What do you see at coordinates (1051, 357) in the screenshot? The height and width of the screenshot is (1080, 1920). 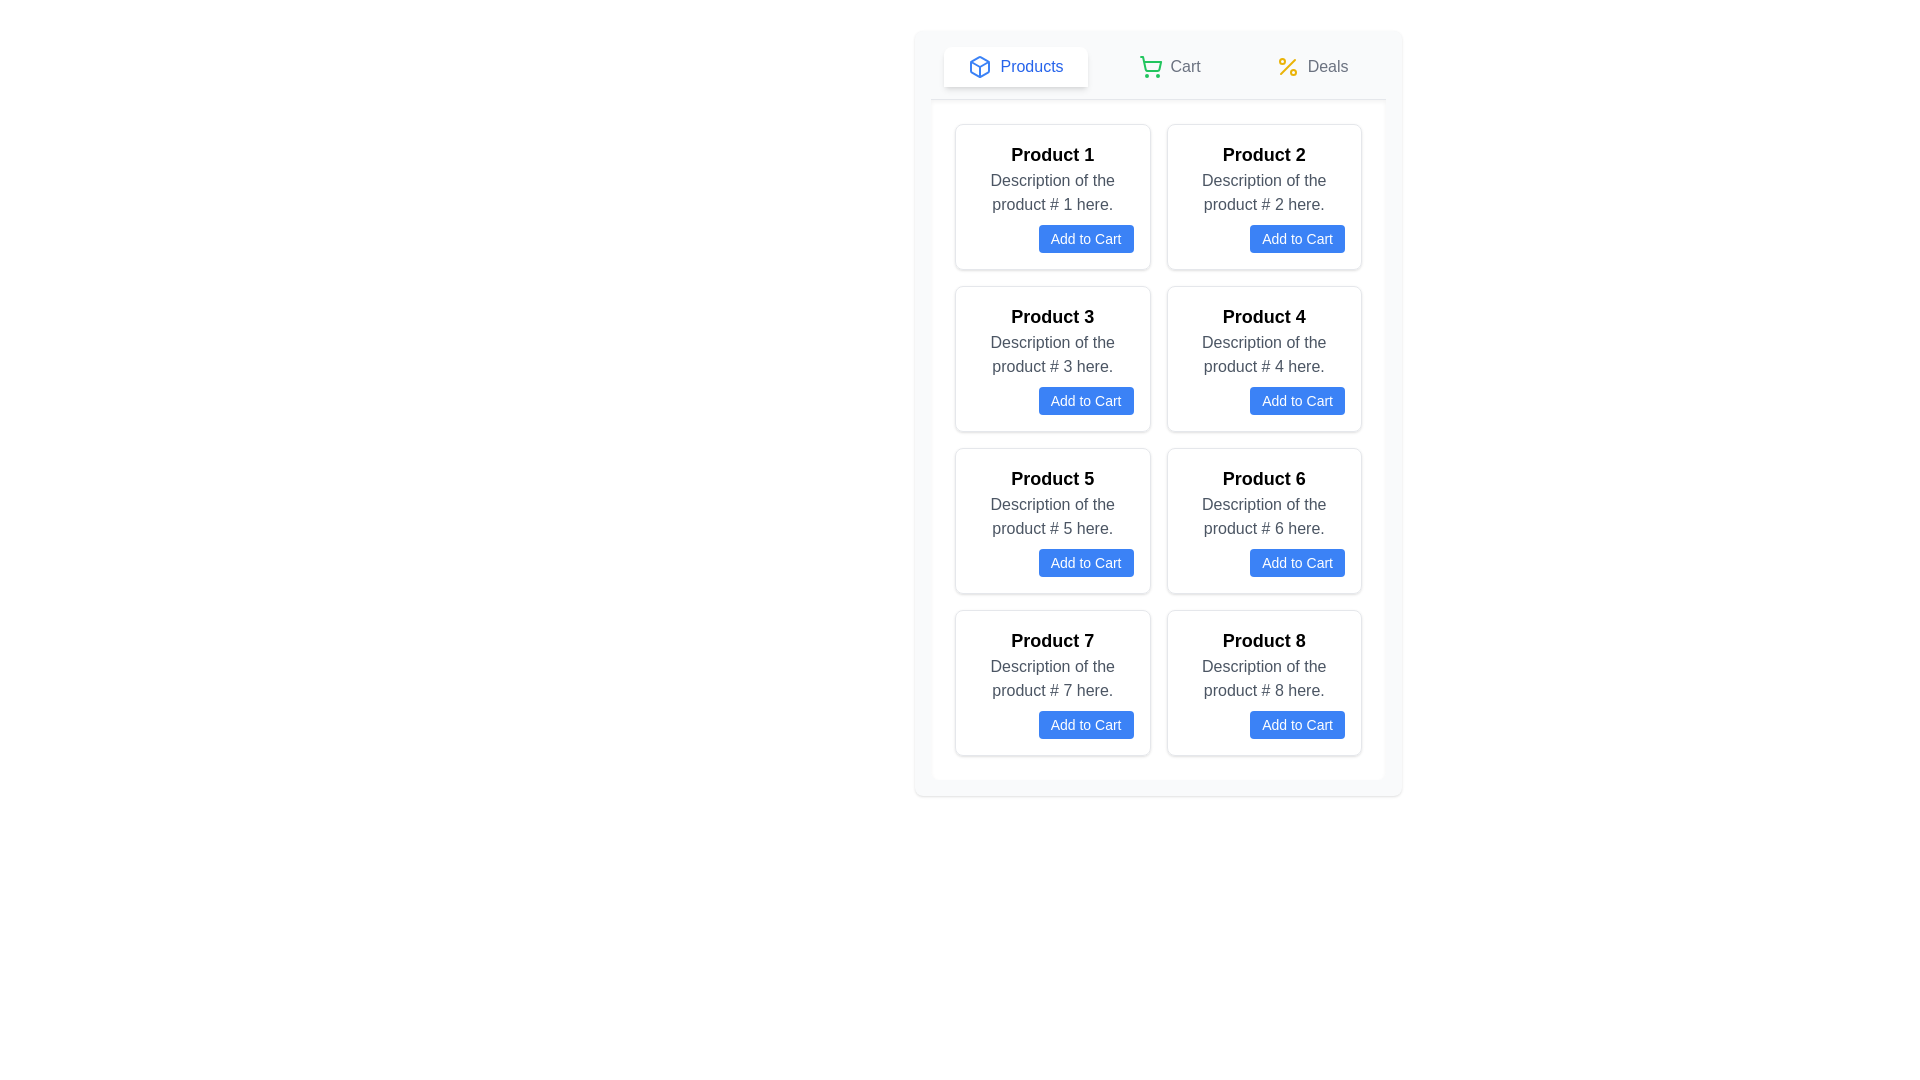 I see `the 'Add to Cart' button located at the bottom of the Product 3 card, which is the third card in an 8-card grid layout` at bounding box center [1051, 357].